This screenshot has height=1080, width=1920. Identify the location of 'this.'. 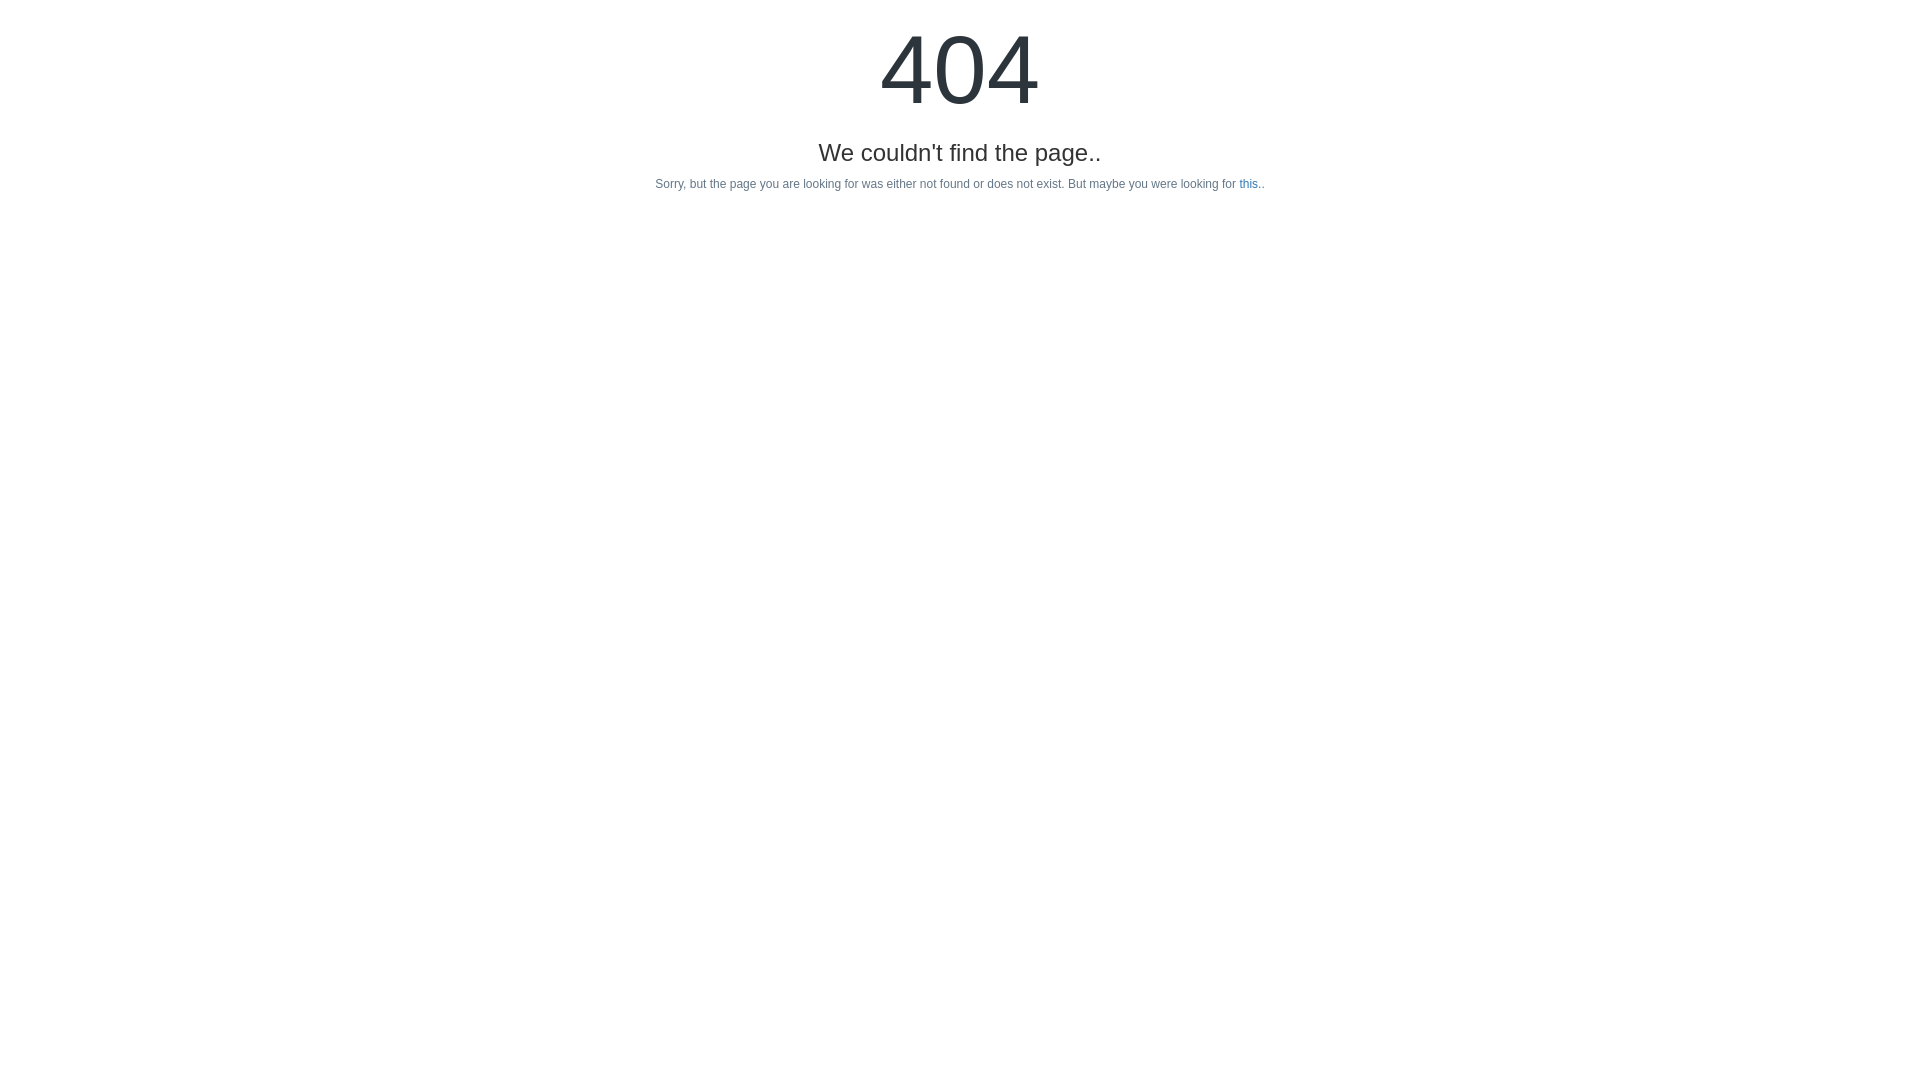
(1248, 184).